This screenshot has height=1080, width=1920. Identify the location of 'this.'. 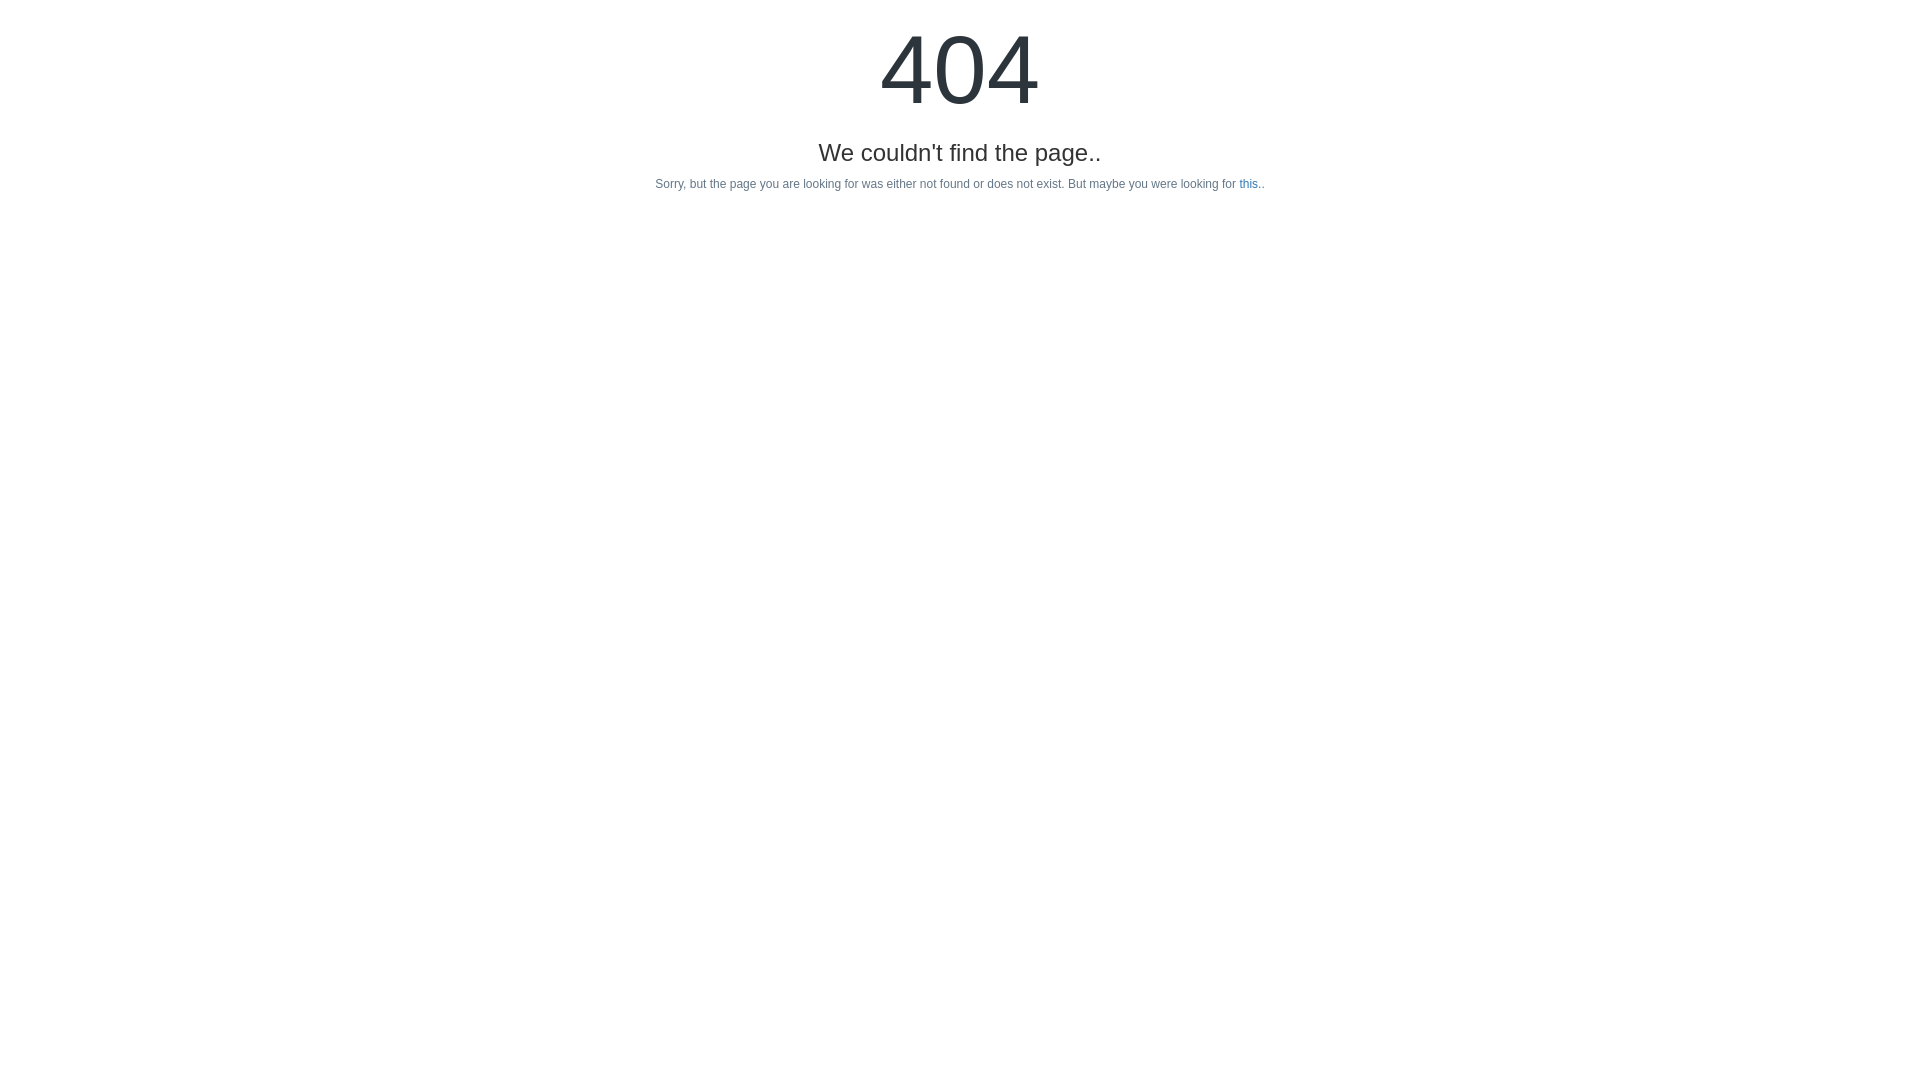
(1248, 184).